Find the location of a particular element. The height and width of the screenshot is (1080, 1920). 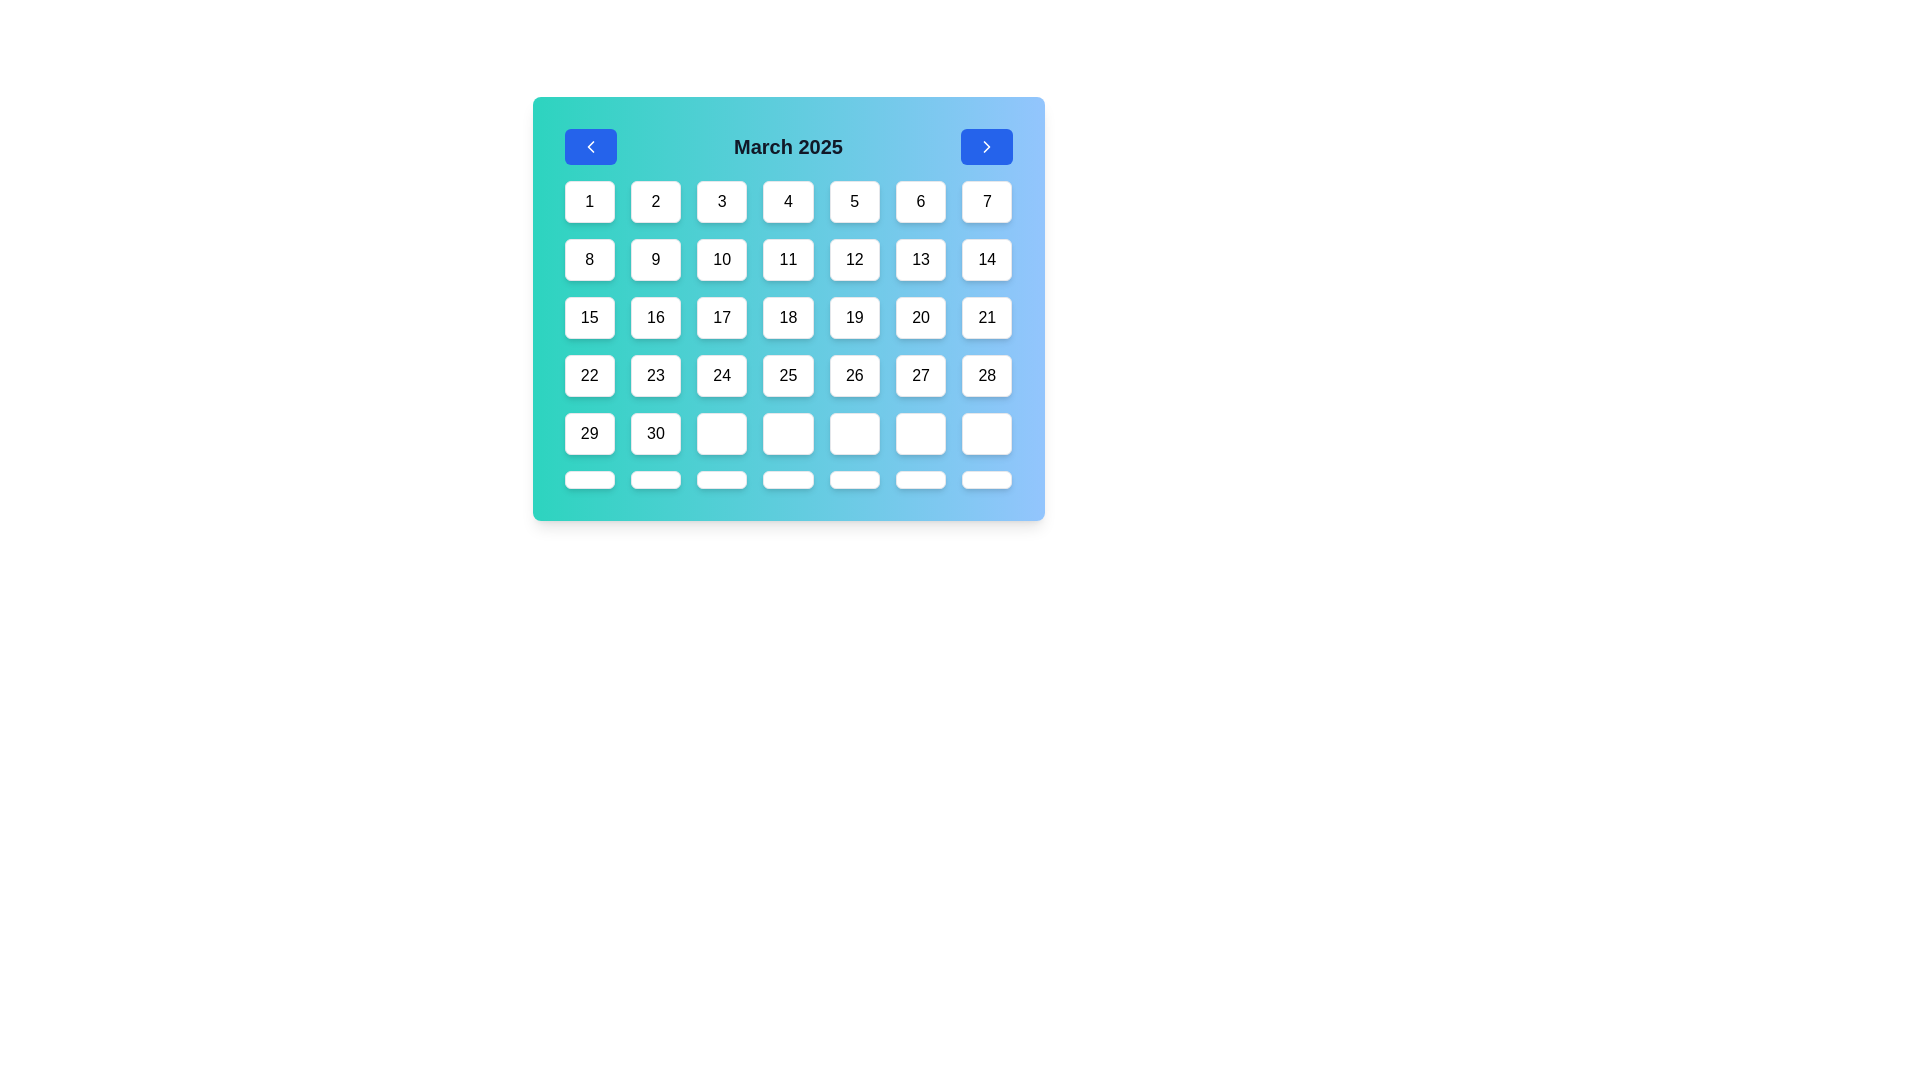

the calendar day cell displaying the number '18' is located at coordinates (787, 334).